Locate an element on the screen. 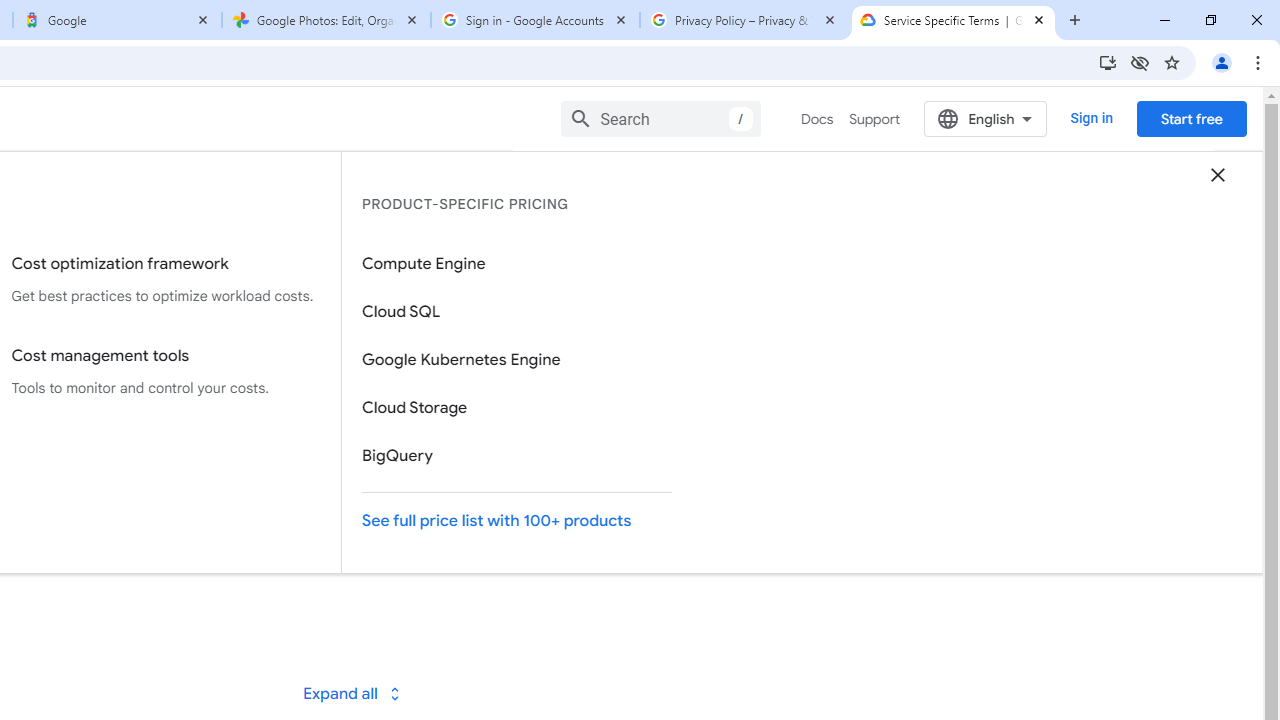 This screenshot has width=1280, height=720. 'Docs' is located at coordinates (817, 119).